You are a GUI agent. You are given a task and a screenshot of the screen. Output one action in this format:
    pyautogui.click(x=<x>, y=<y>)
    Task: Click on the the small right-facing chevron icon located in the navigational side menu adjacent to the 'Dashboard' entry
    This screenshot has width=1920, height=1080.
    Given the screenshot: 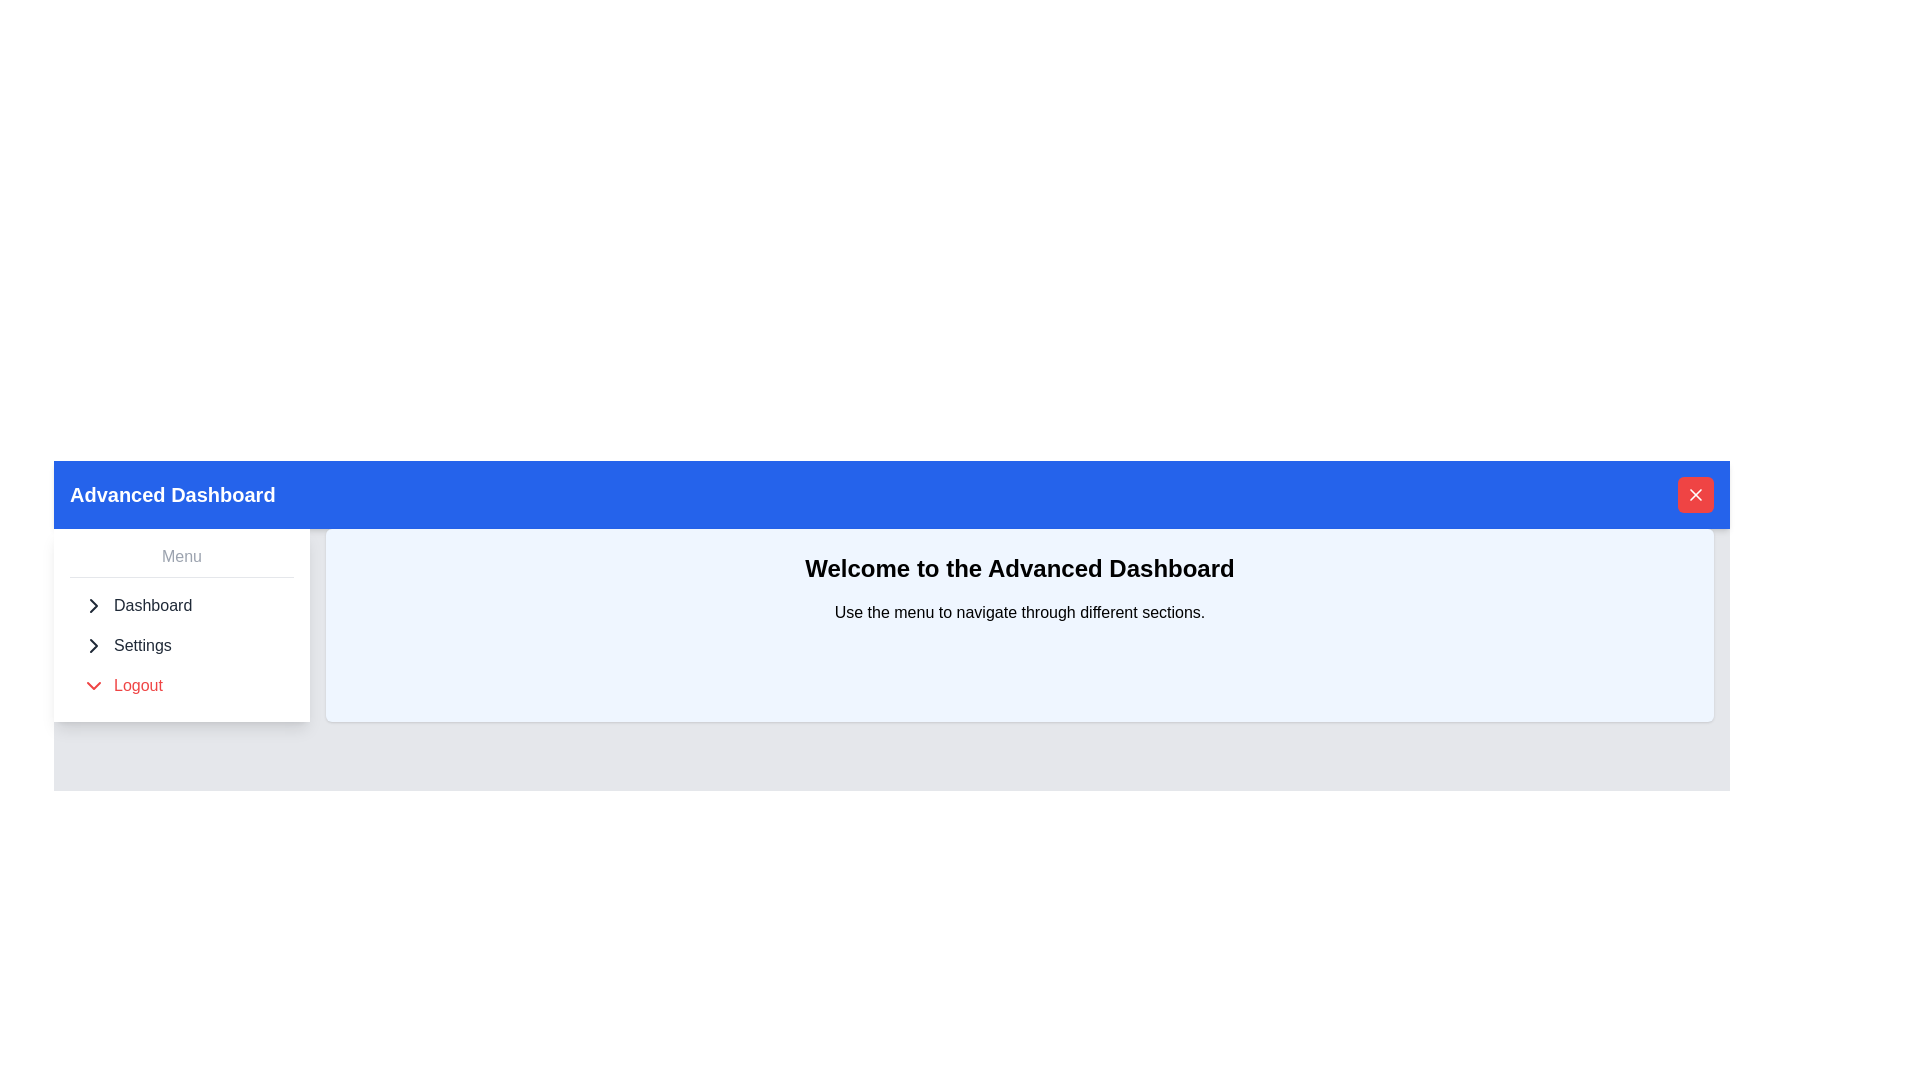 What is the action you would take?
    pyautogui.click(x=93, y=604)
    